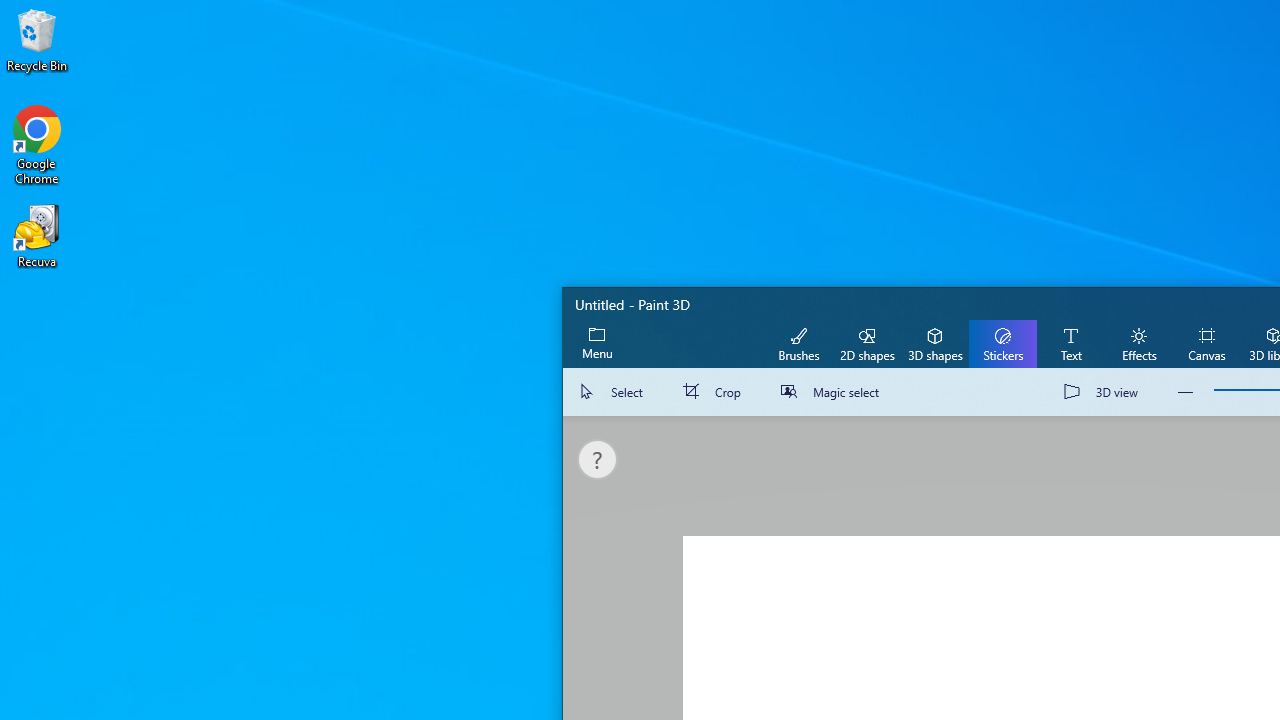  What do you see at coordinates (934, 342) in the screenshot?
I see `'3D shapes'` at bounding box center [934, 342].